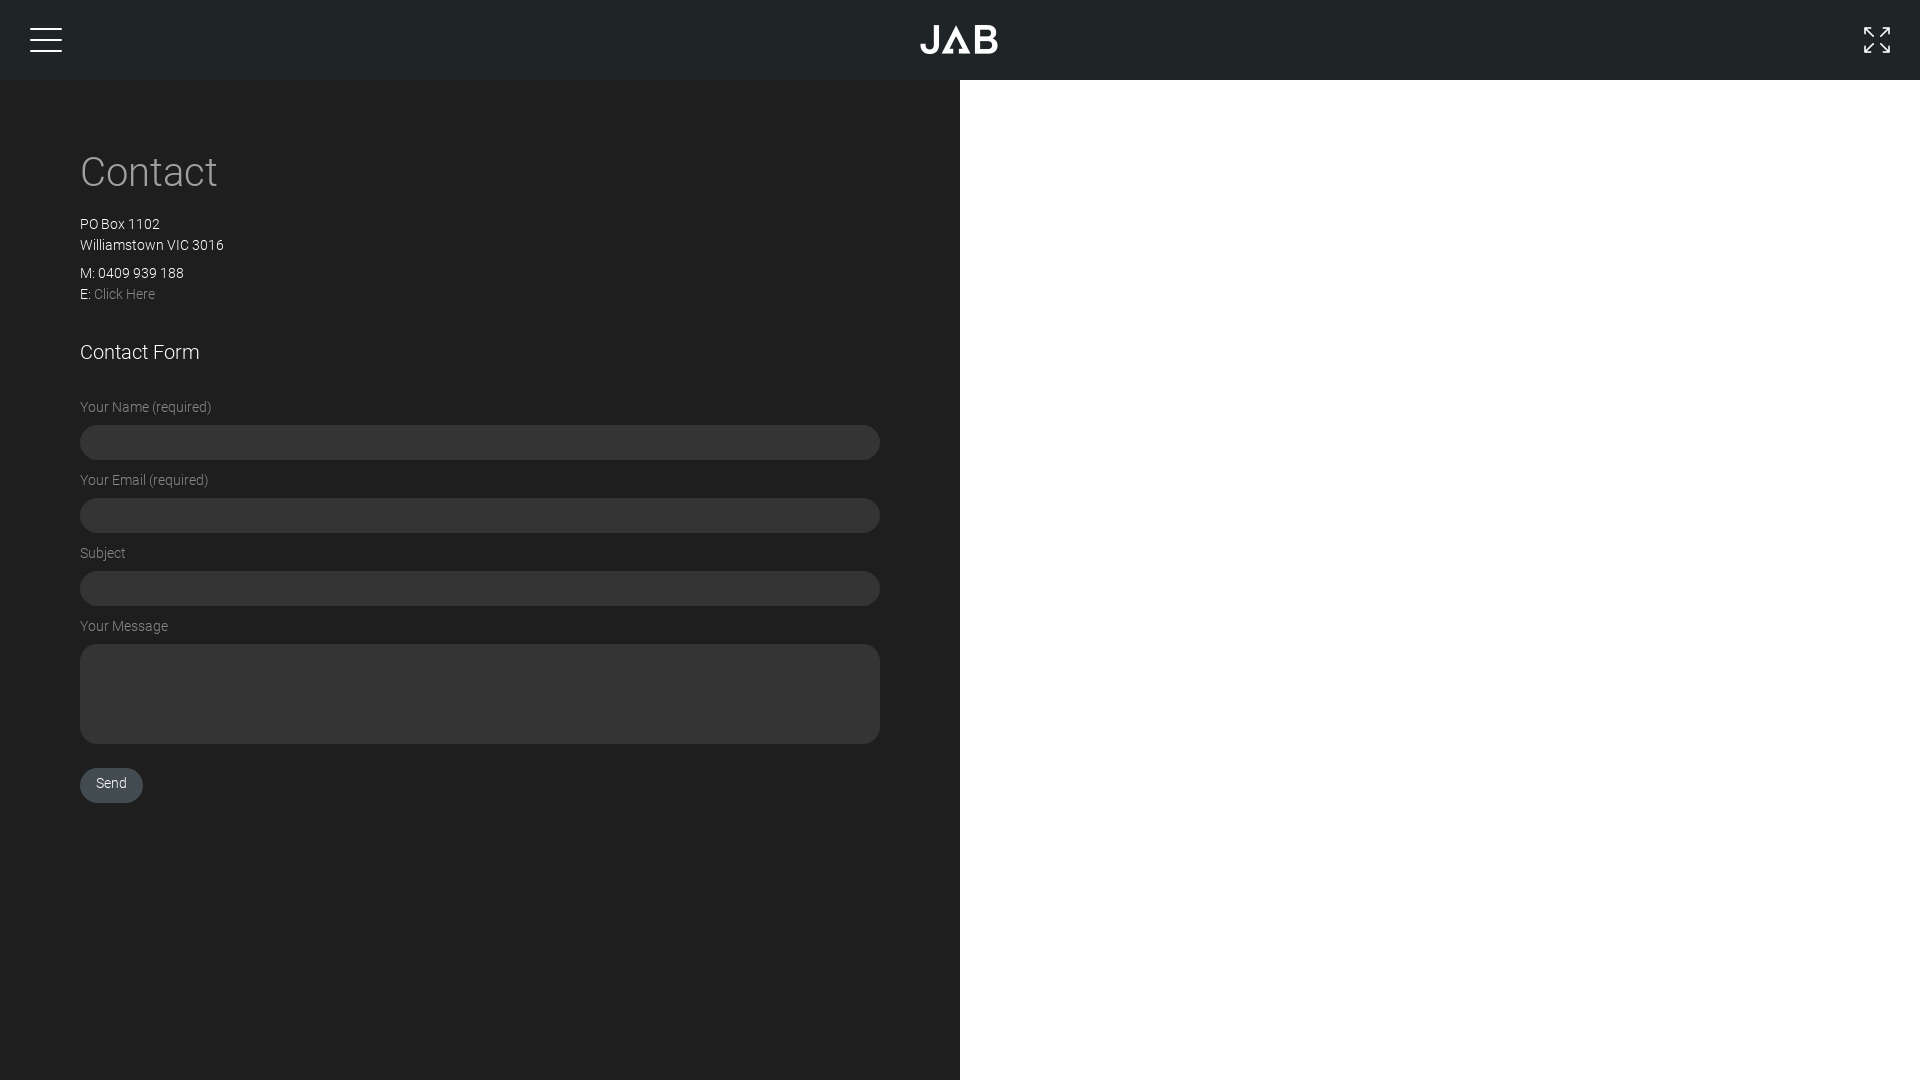 The height and width of the screenshot is (1080, 1920). Describe the element at coordinates (123, 293) in the screenshot. I see `'Click Here'` at that location.